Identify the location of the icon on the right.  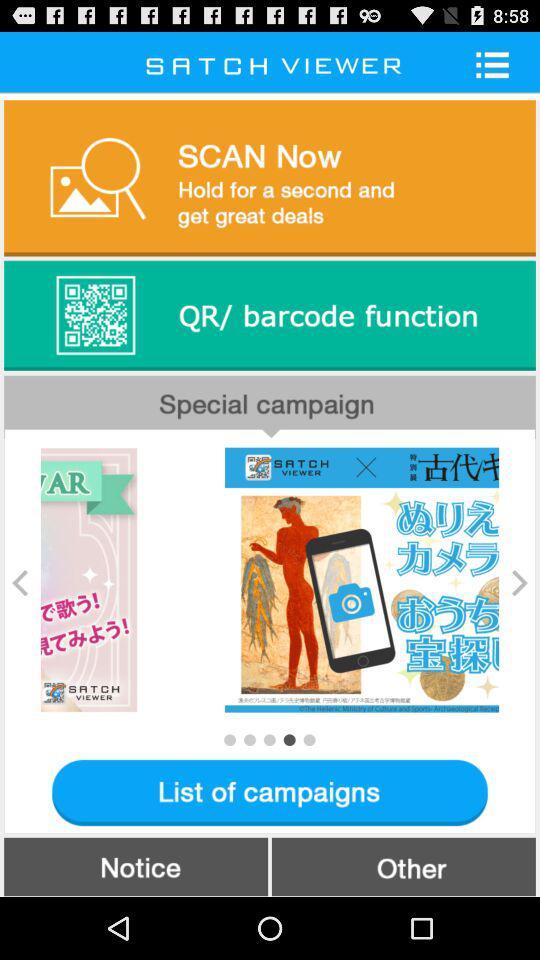
(519, 582).